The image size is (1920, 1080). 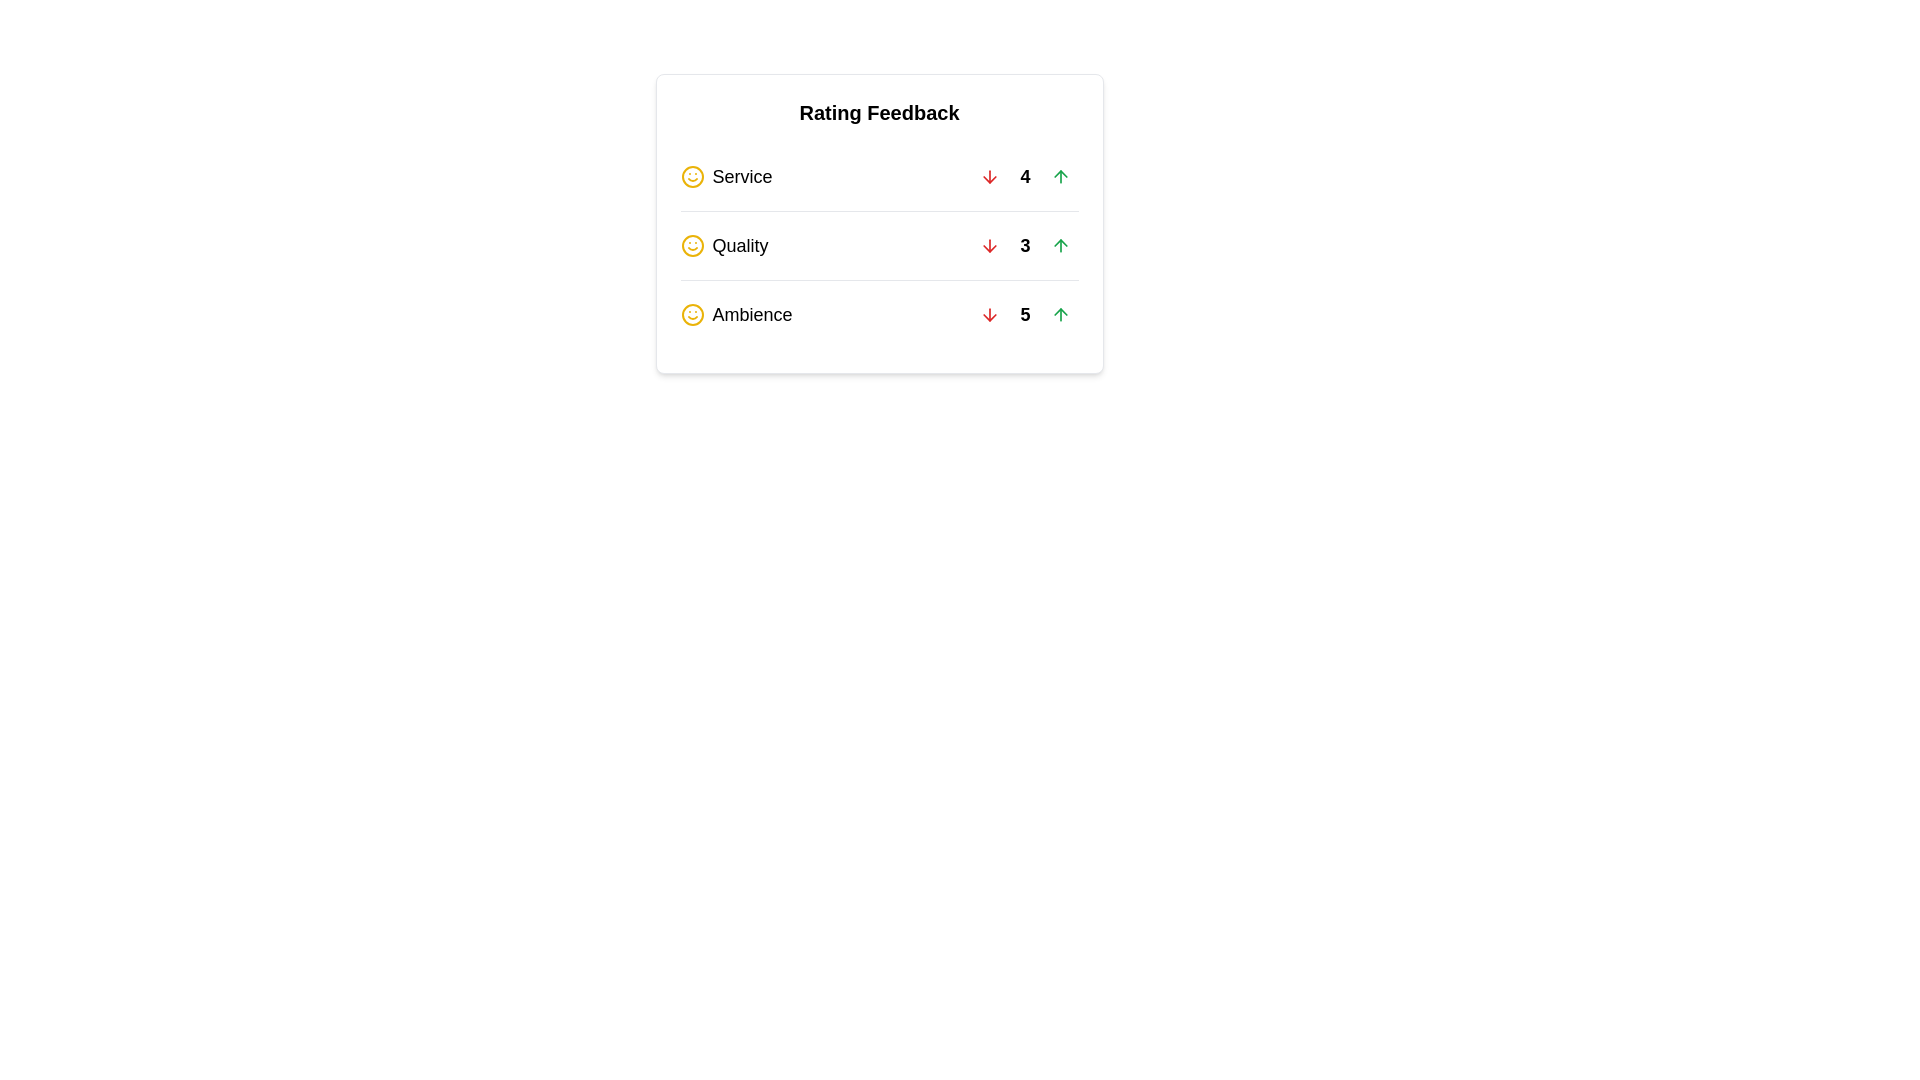 I want to click on the button or icon indicating a rating increment located at the rightmost area of the 'Ambience' row in the 'Rating Feedback' table, so click(x=1059, y=315).